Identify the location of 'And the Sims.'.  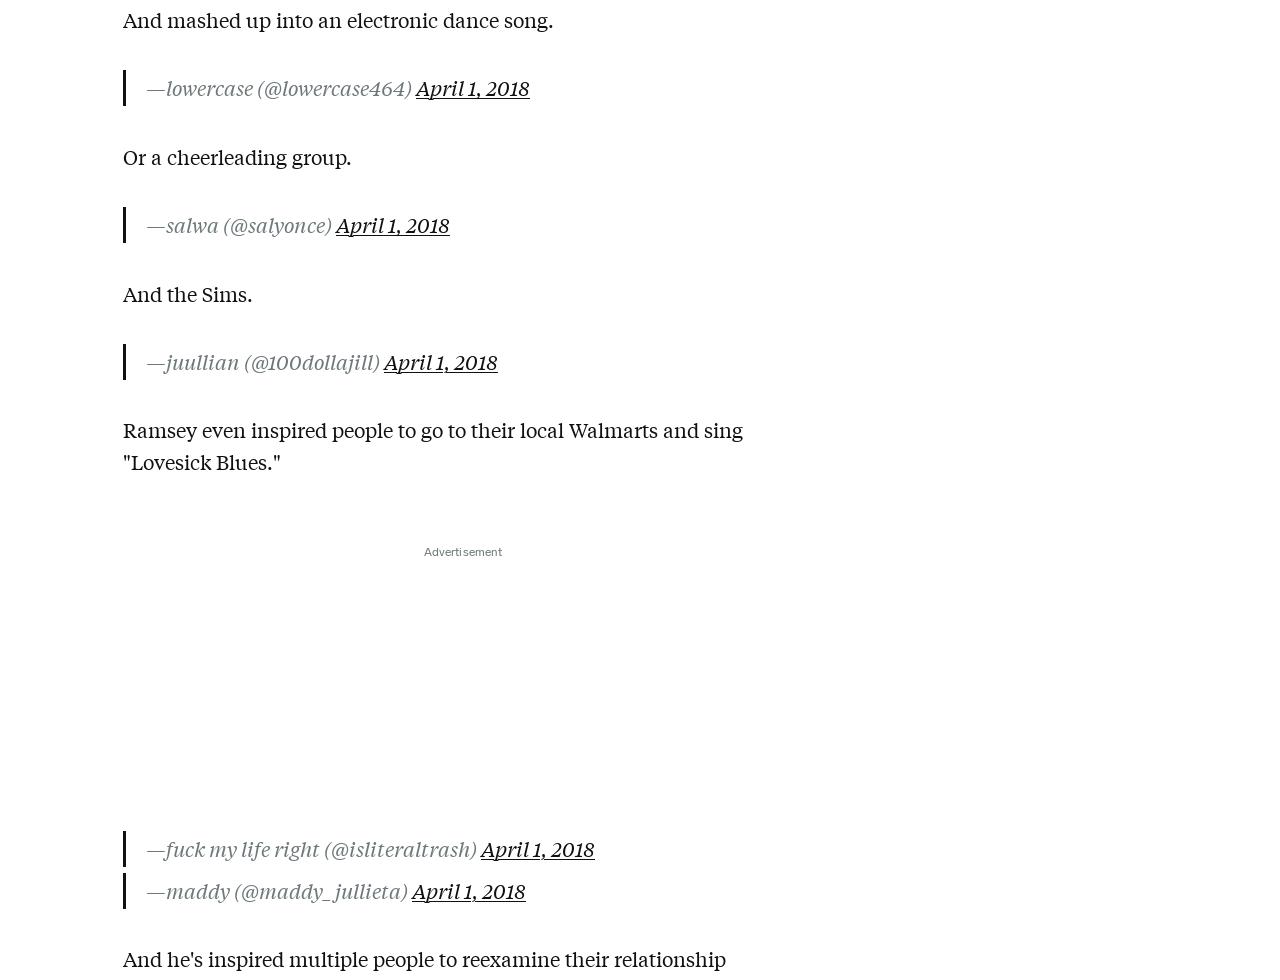
(188, 292).